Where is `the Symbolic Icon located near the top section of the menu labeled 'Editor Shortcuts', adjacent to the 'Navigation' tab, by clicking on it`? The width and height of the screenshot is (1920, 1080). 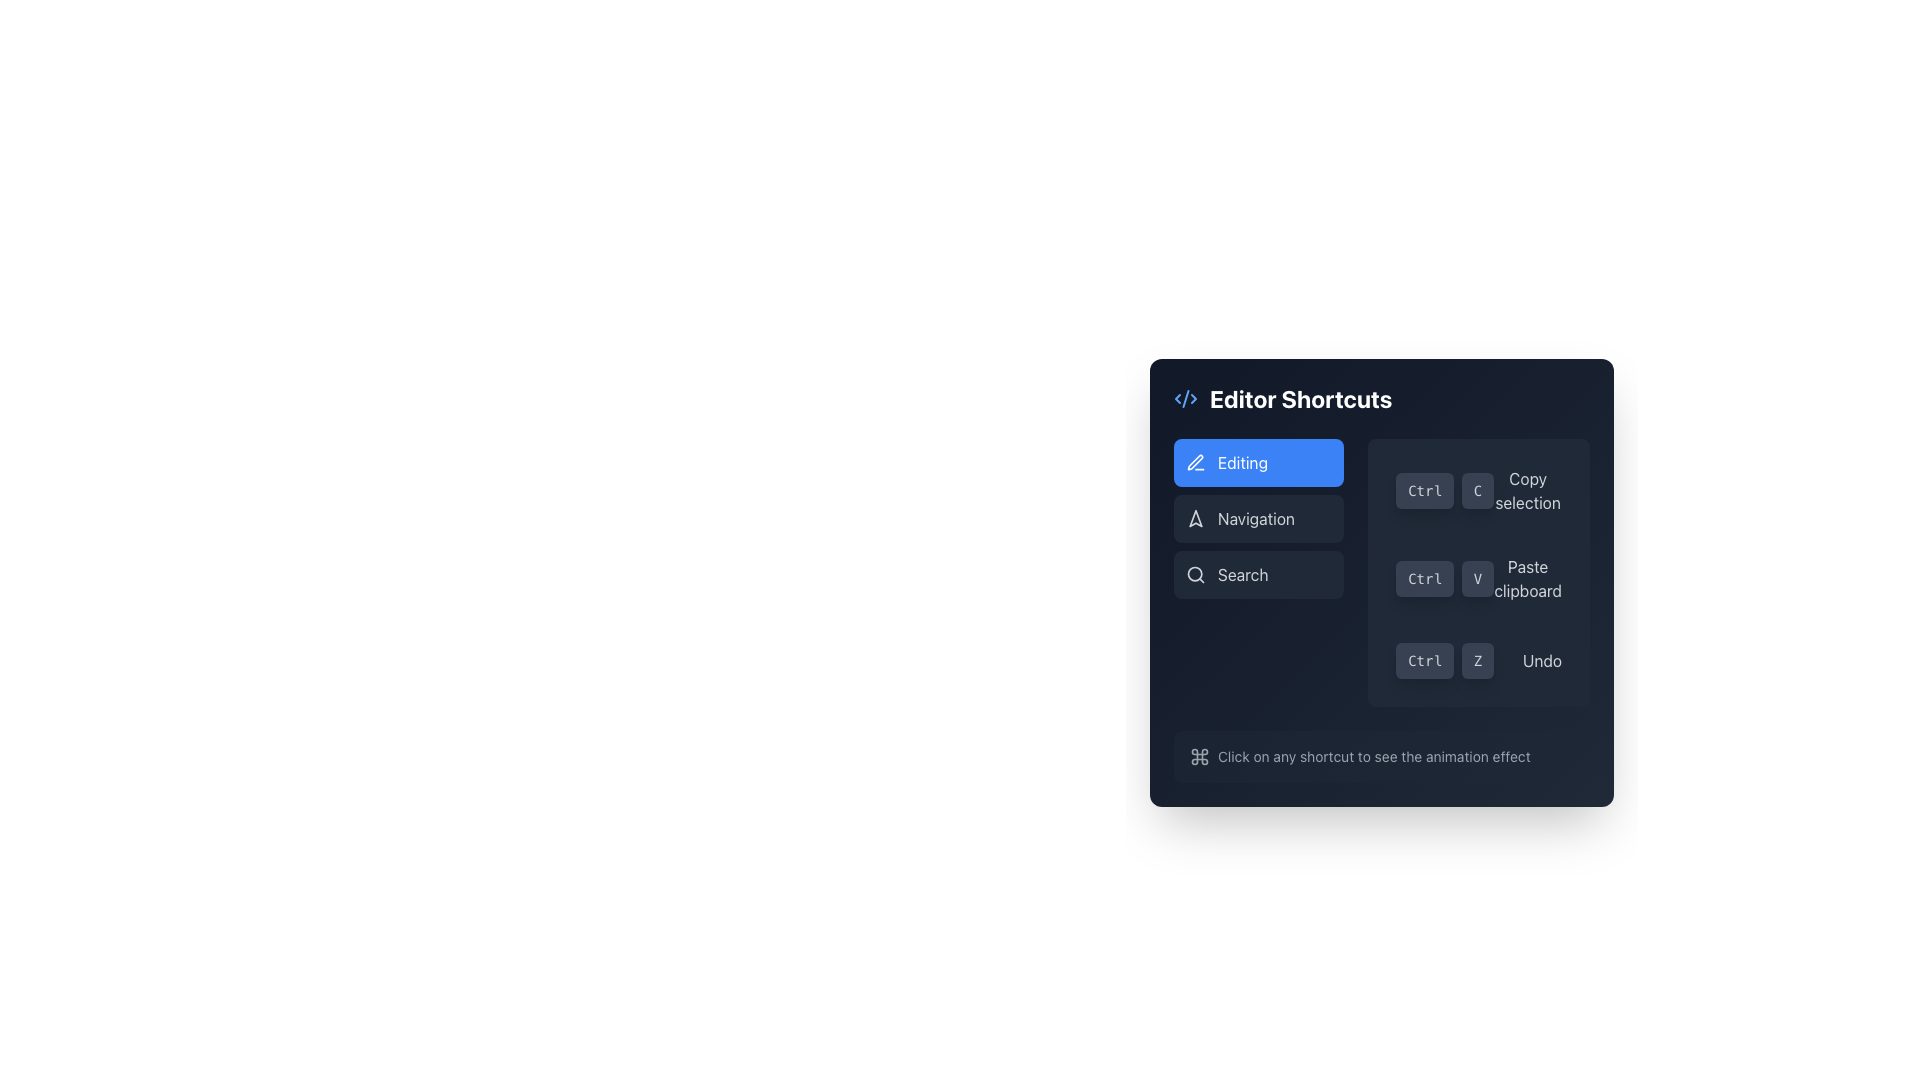
the Symbolic Icon located near the top section of the menu labeled 'Editor Shortcuts', adjacent to the 'Navigation' tab, by clicking on it is located at coordinates (1195, 516).